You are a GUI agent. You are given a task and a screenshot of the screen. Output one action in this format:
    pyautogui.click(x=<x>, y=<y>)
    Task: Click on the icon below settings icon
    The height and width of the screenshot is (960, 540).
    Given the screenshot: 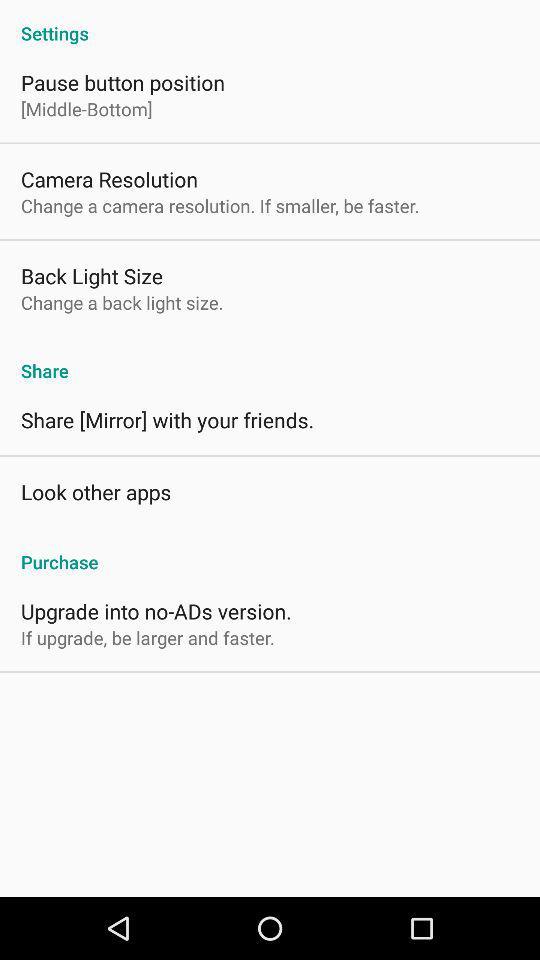 What is the action you would take?
    pyautogui.click(x=123, y=82)
    